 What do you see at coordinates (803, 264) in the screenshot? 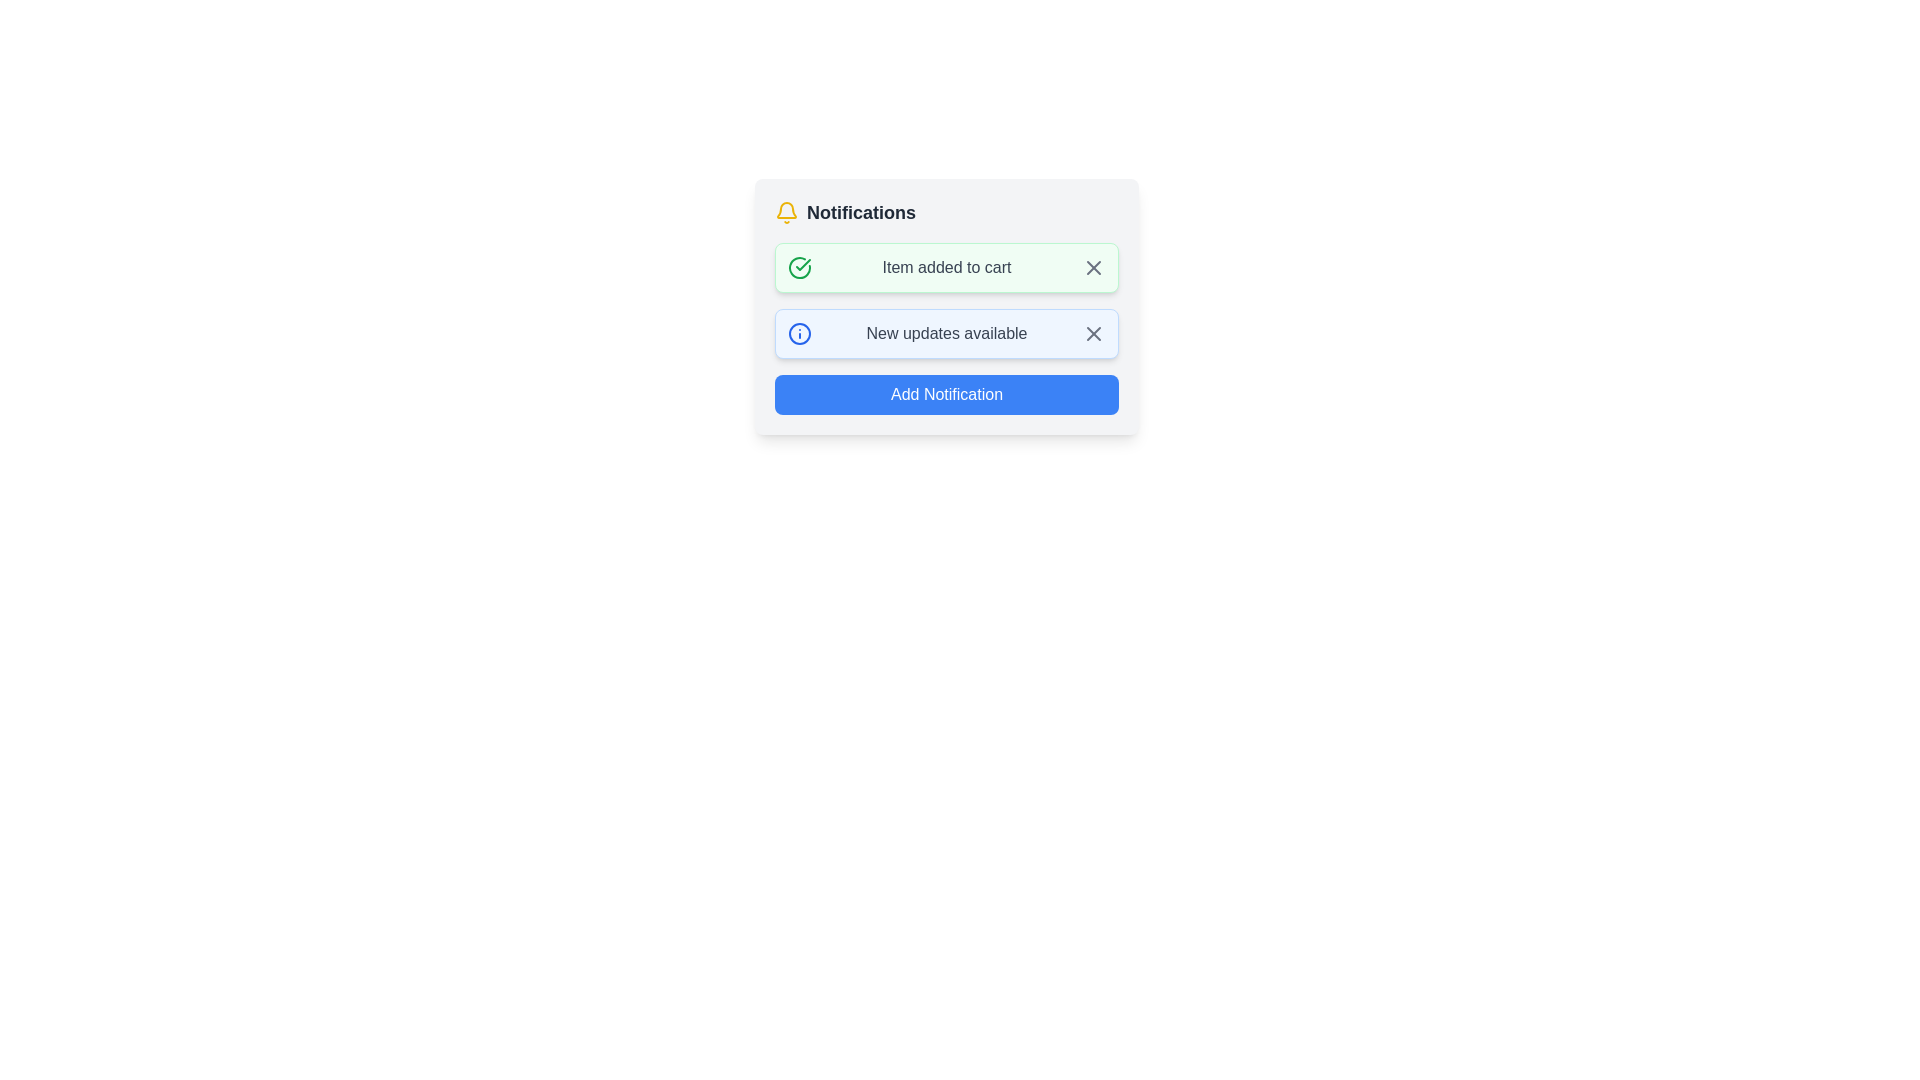
I see `the status indicator icon that visually confirms the notification message 'Item added to cart', positioned centrally within the top left of the notification entry line` at bounding box center [803, 264].